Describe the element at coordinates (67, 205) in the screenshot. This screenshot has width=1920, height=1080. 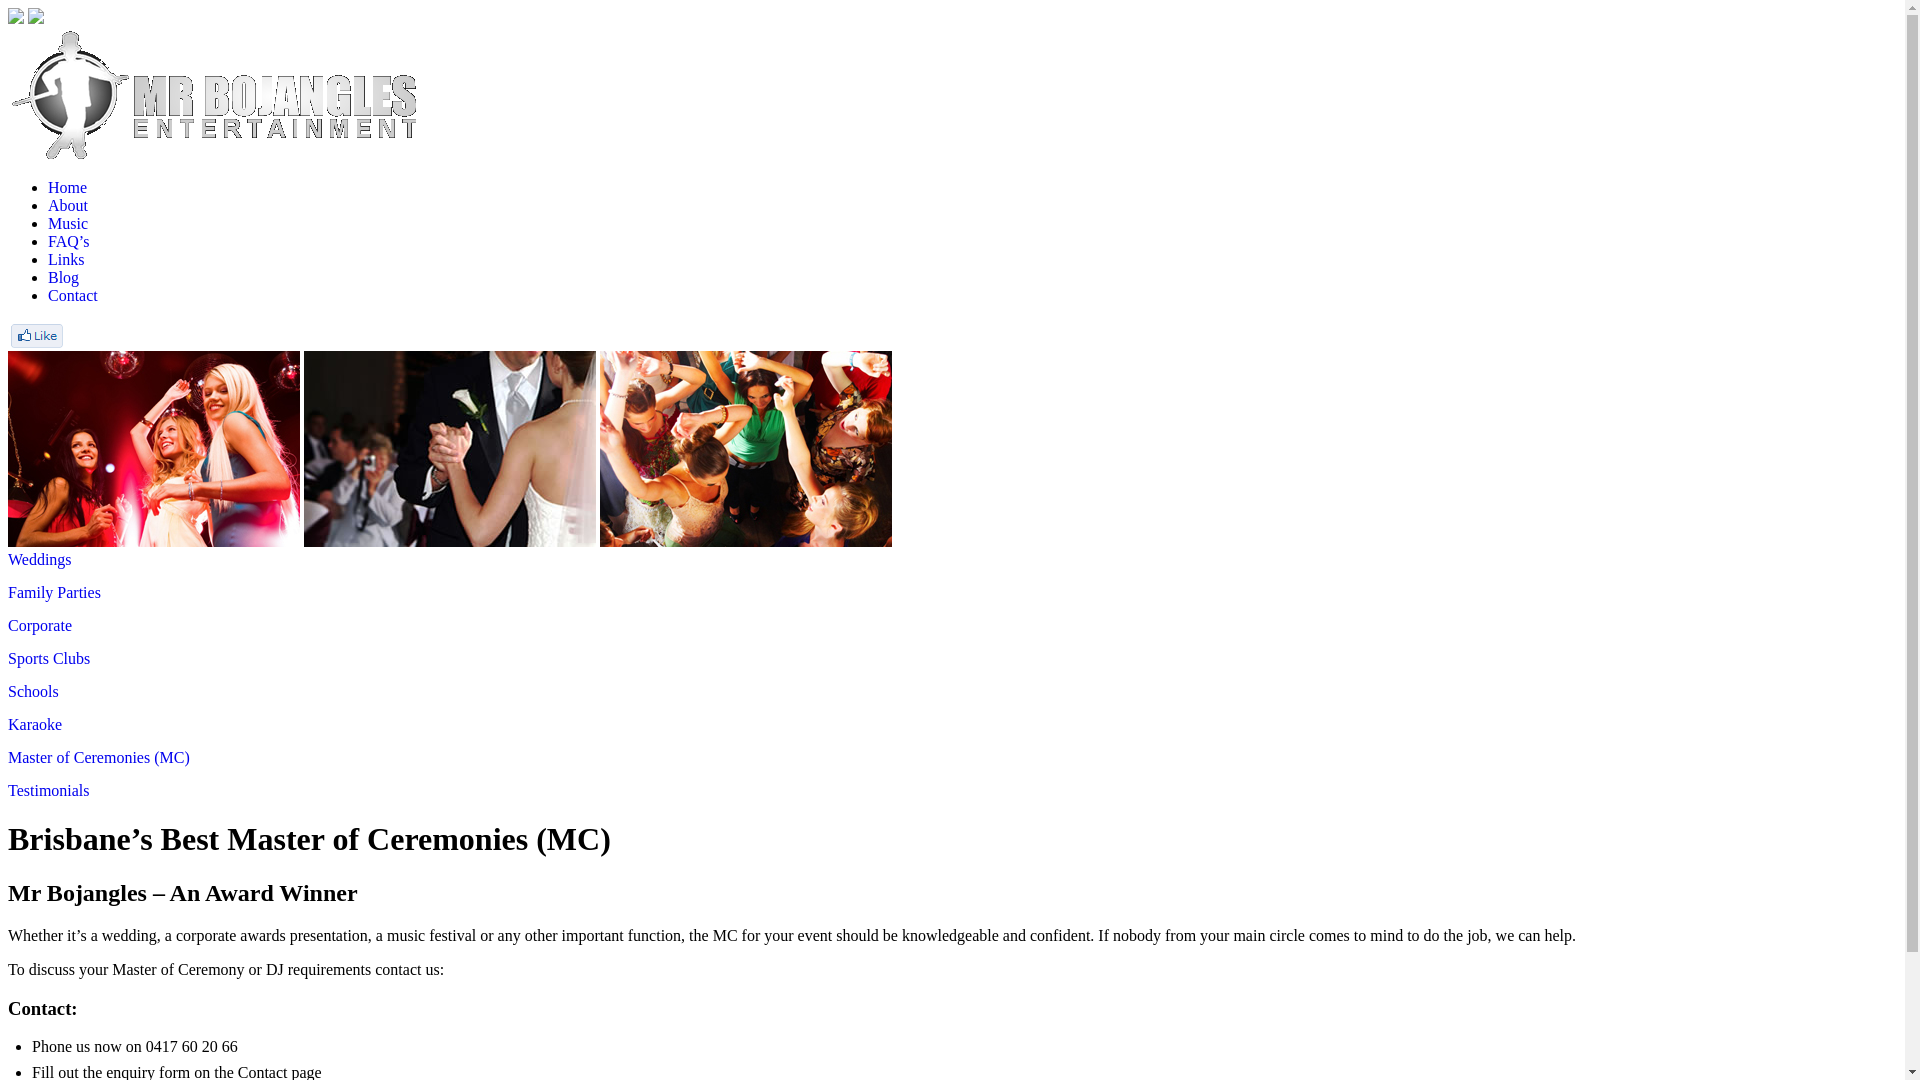
I see `'About'` at that location.